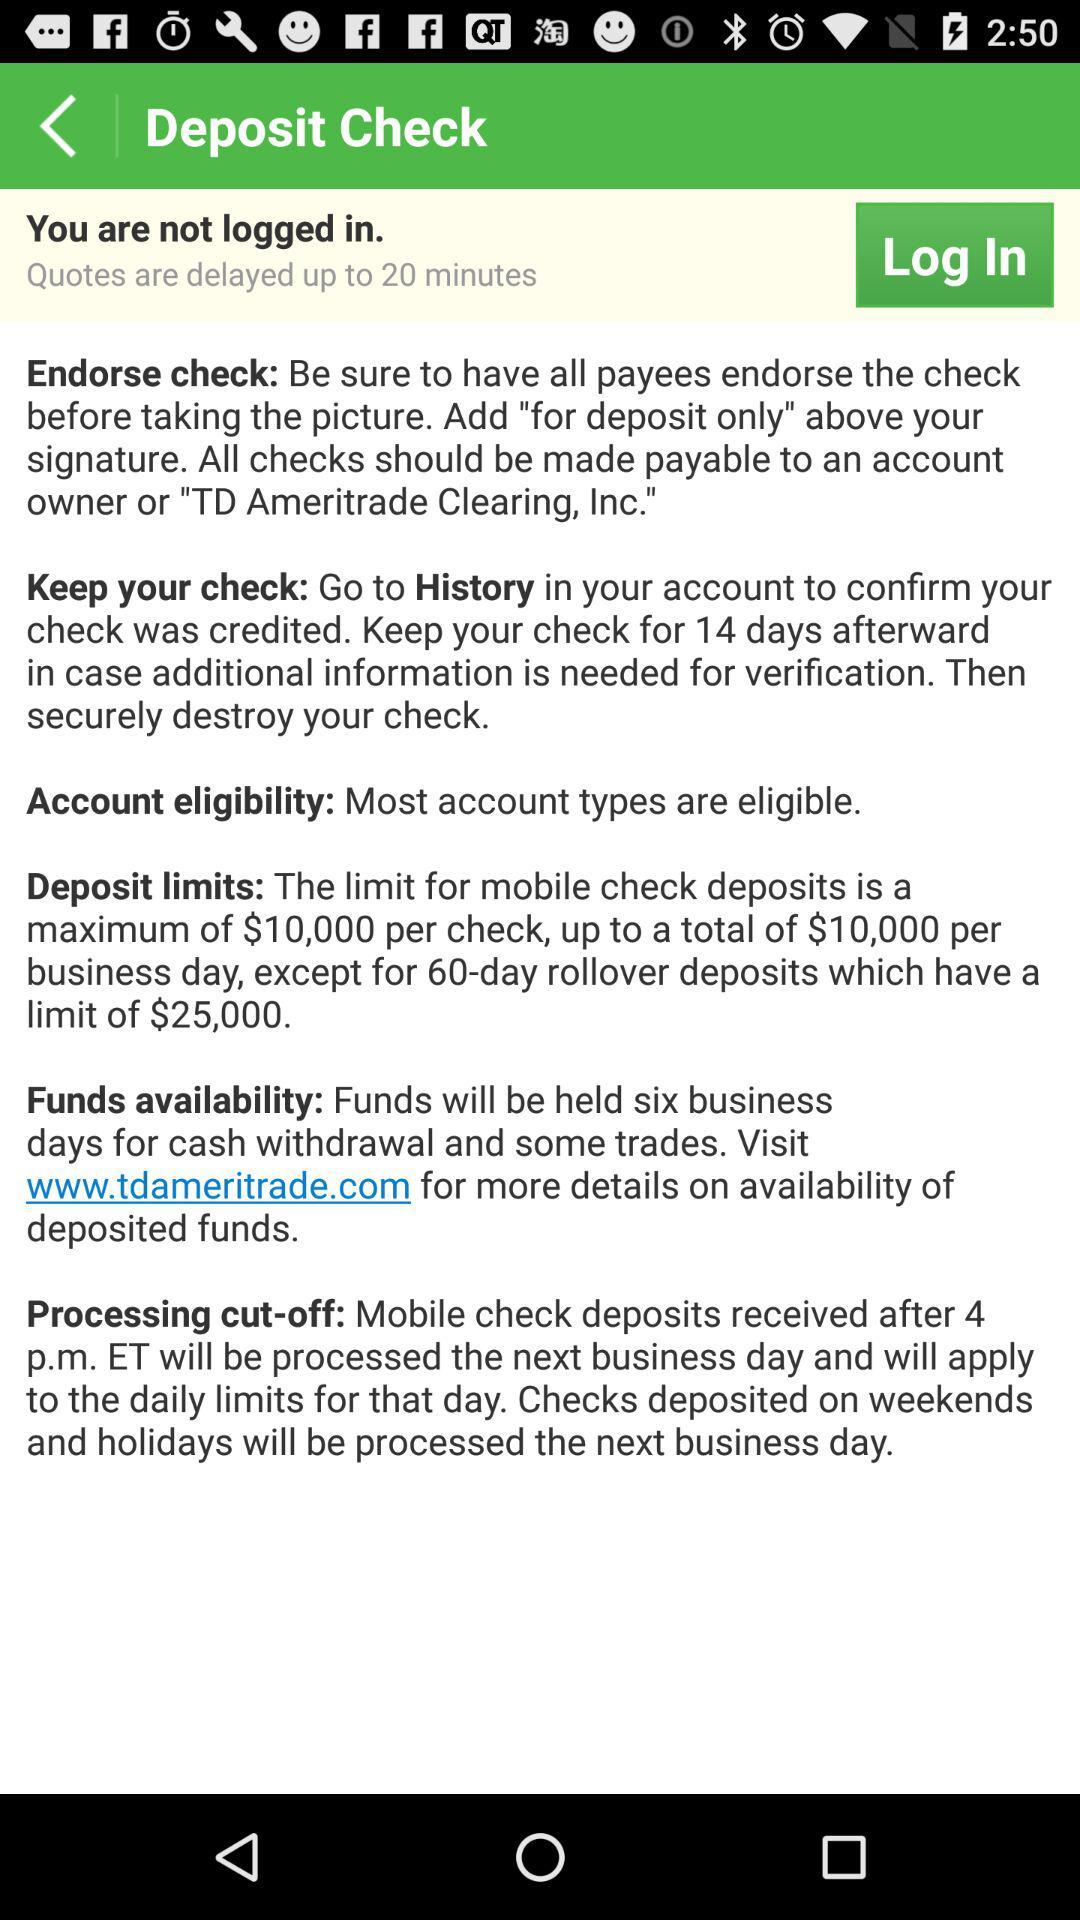 The height and width of the screenshot is (1920, 1080). I want to click on the log in, so click(953, 253).